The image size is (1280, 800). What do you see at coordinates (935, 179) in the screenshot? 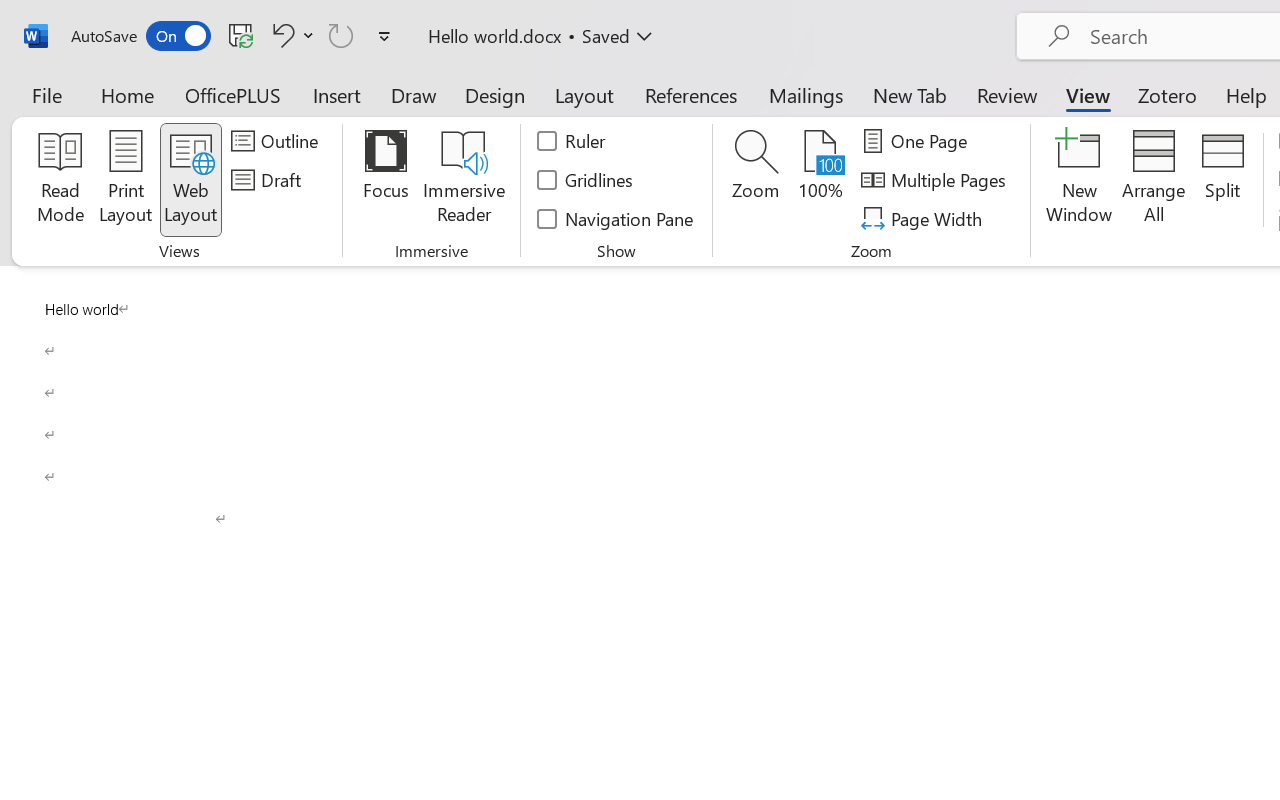
I see `'Multiple Pages'` at bounding box center [935, 179].